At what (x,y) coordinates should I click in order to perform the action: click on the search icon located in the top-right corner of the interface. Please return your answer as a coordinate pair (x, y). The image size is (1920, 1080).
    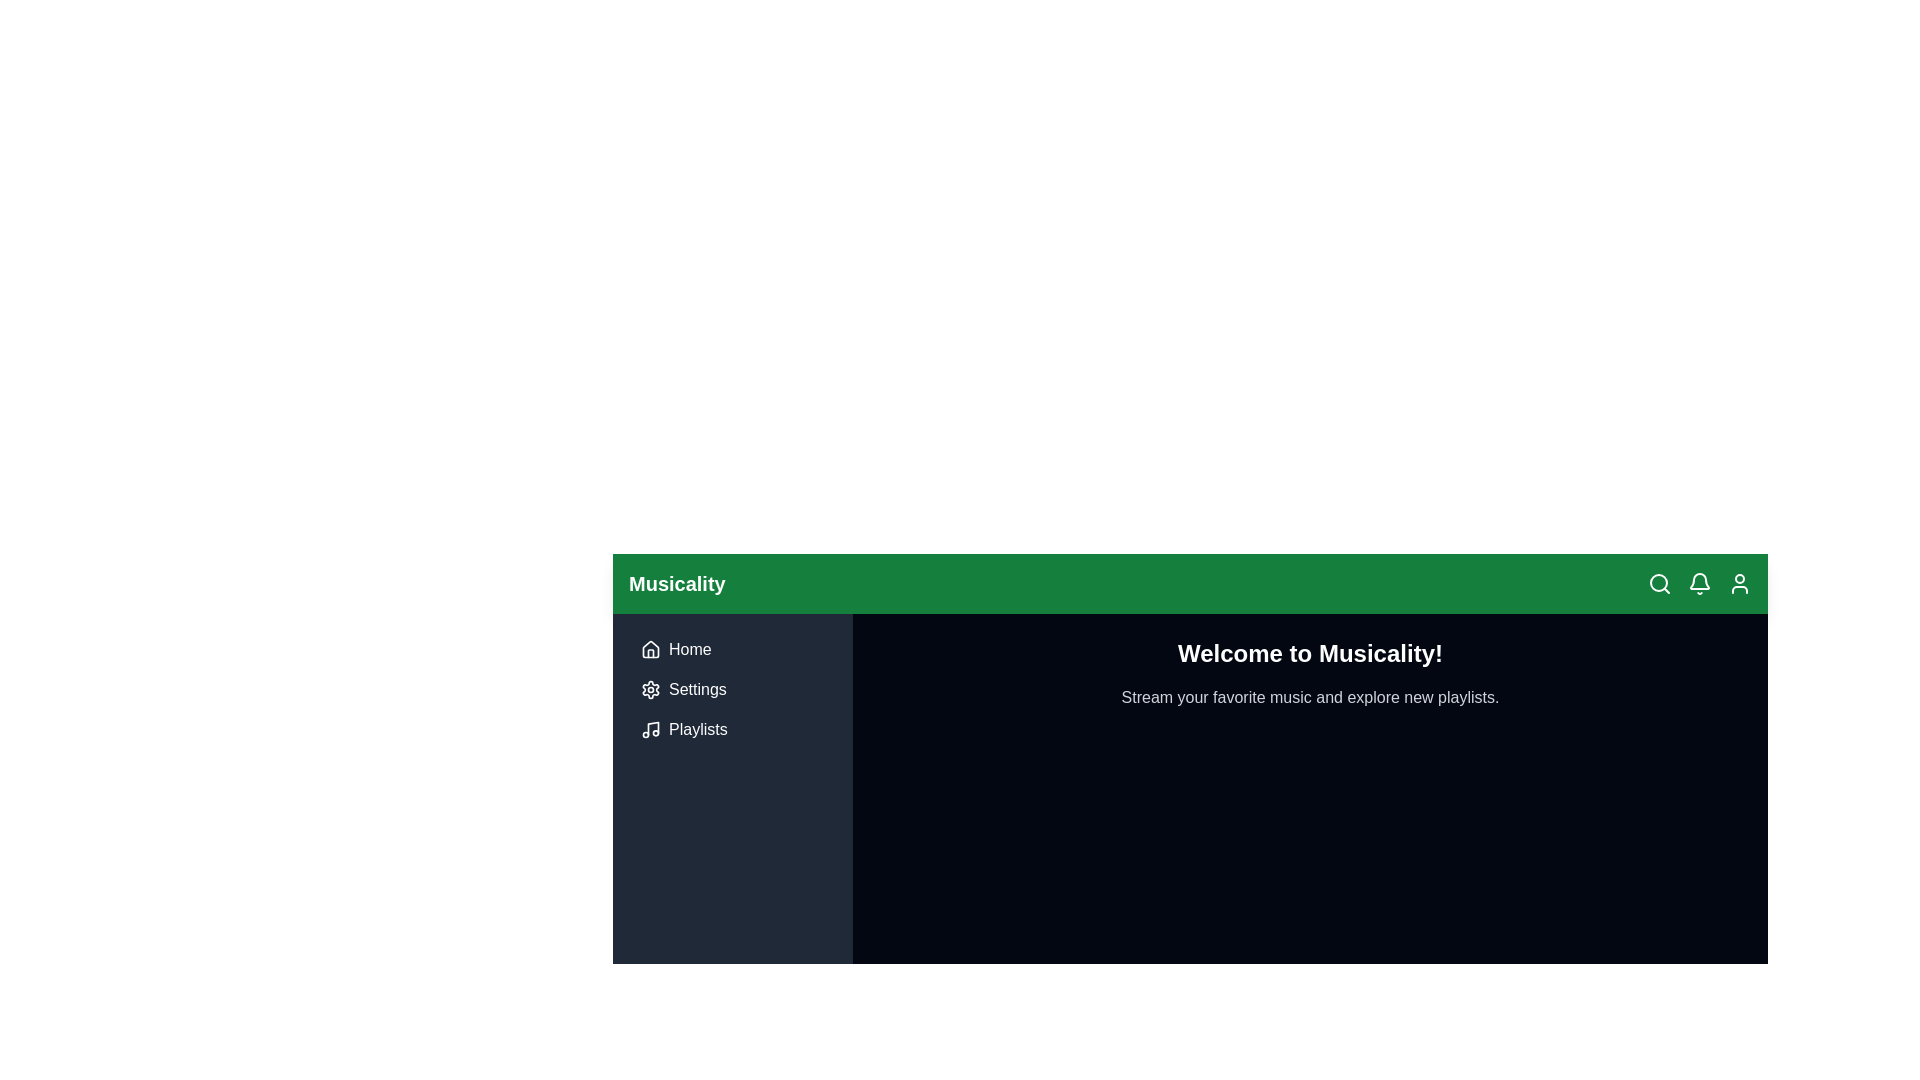
    Looking at the image, I should click on (1660, 583).